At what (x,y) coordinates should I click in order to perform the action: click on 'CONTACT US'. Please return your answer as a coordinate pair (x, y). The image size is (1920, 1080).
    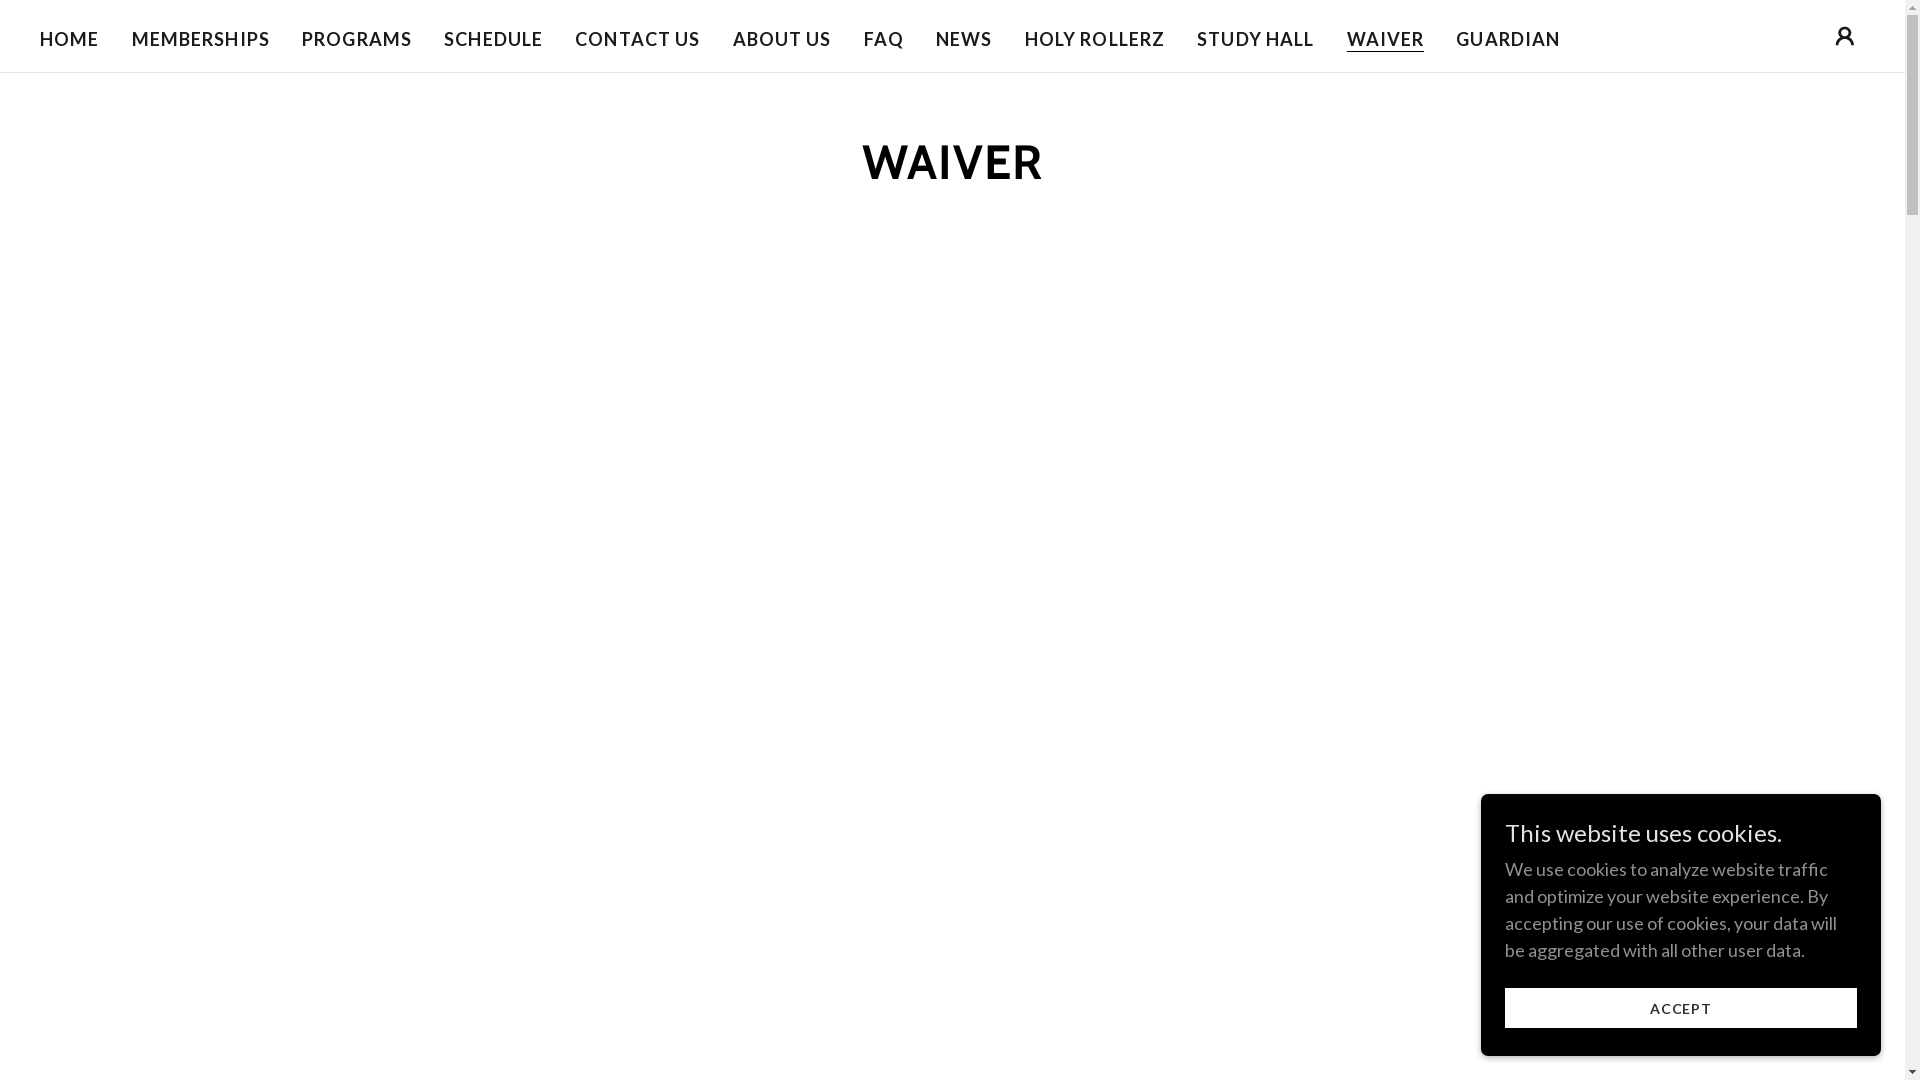
    Looking at the image, I should click on (568, 38).